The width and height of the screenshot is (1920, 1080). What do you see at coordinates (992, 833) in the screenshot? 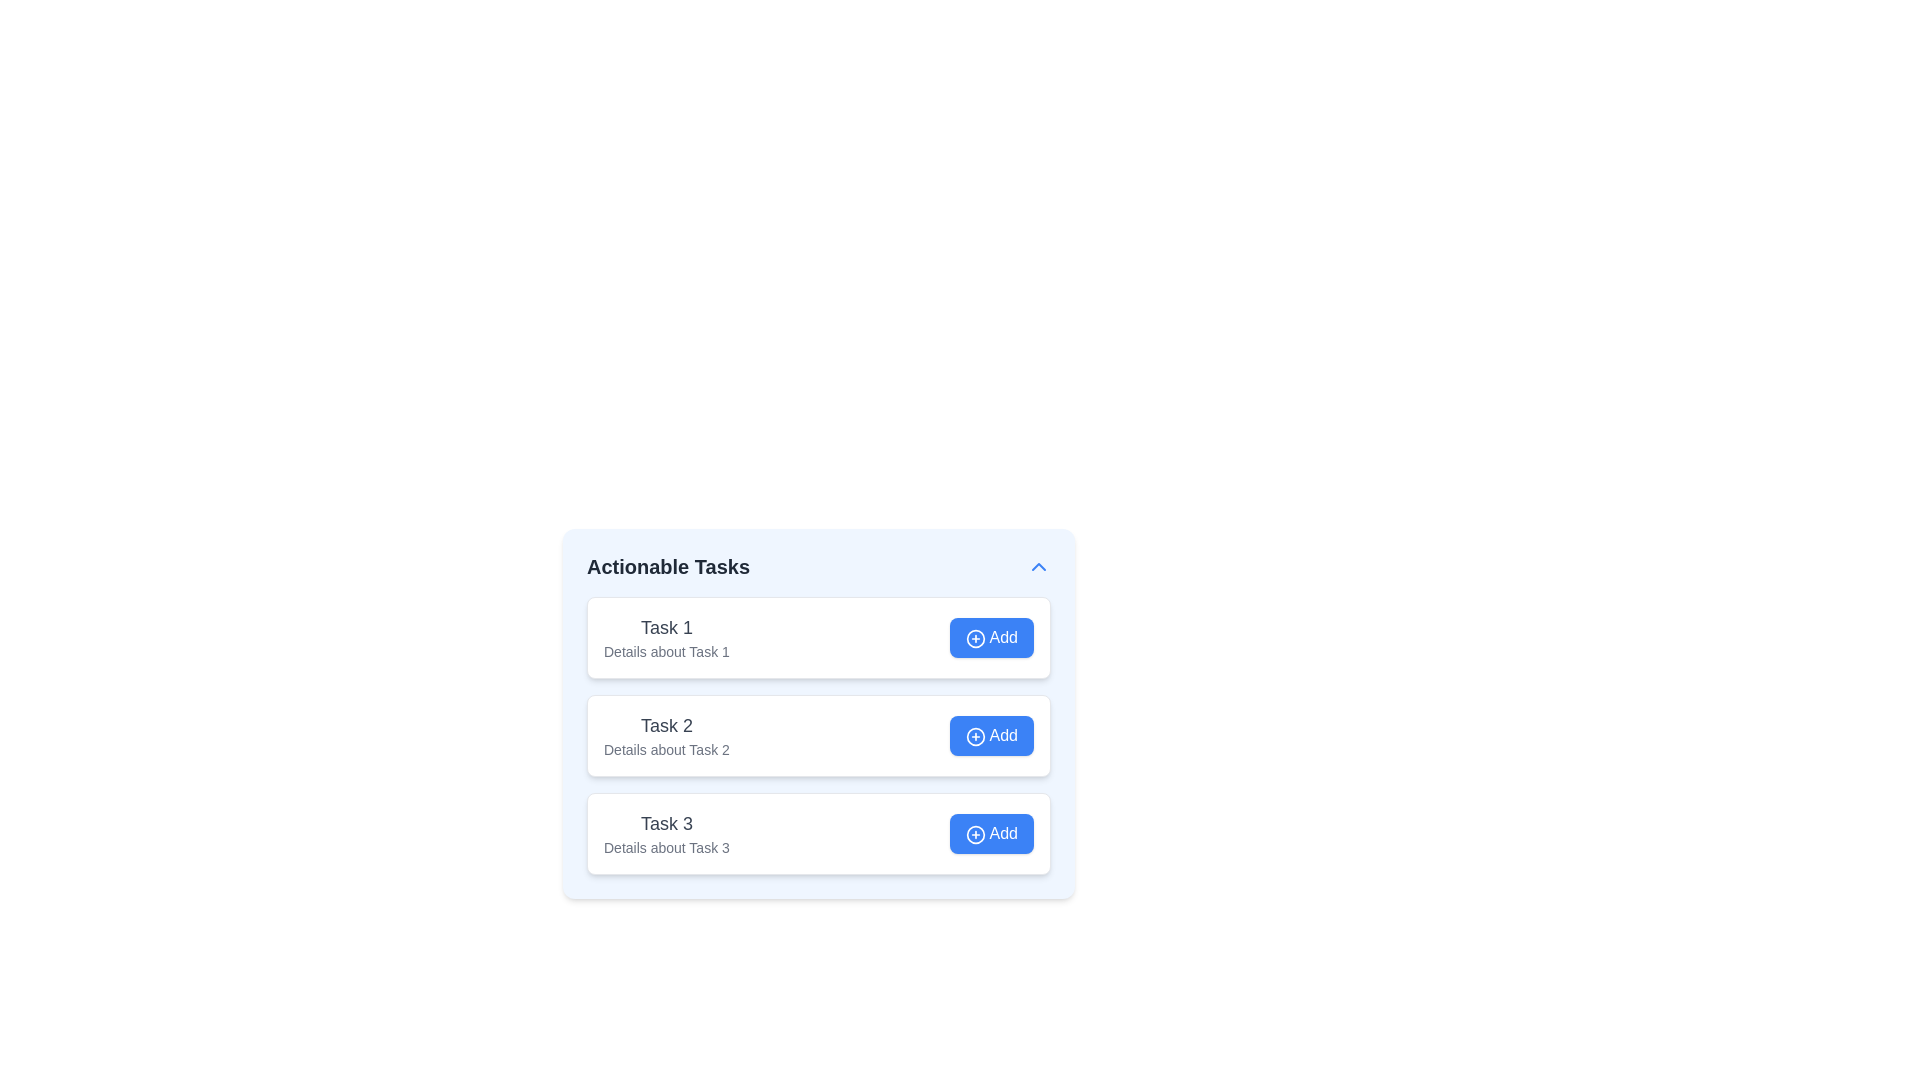
I see `the task management button located to the right of 'Task 3' and 'Details about Task 3'` at bounding box center [992, 833].